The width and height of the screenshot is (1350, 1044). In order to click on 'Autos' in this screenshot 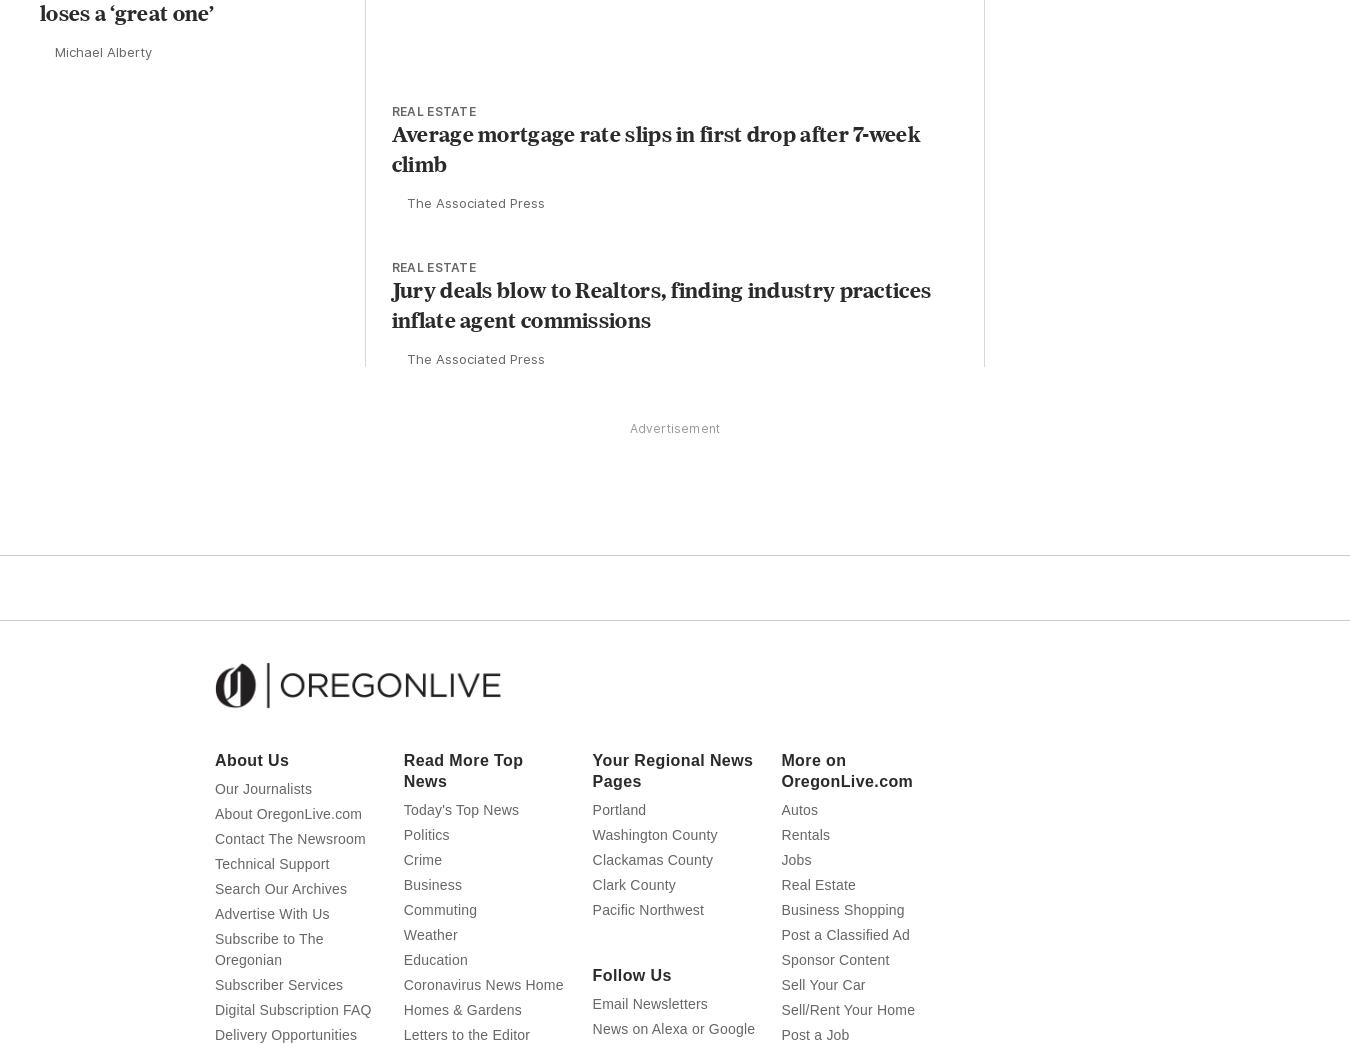, I will do `click(799, 847)`.